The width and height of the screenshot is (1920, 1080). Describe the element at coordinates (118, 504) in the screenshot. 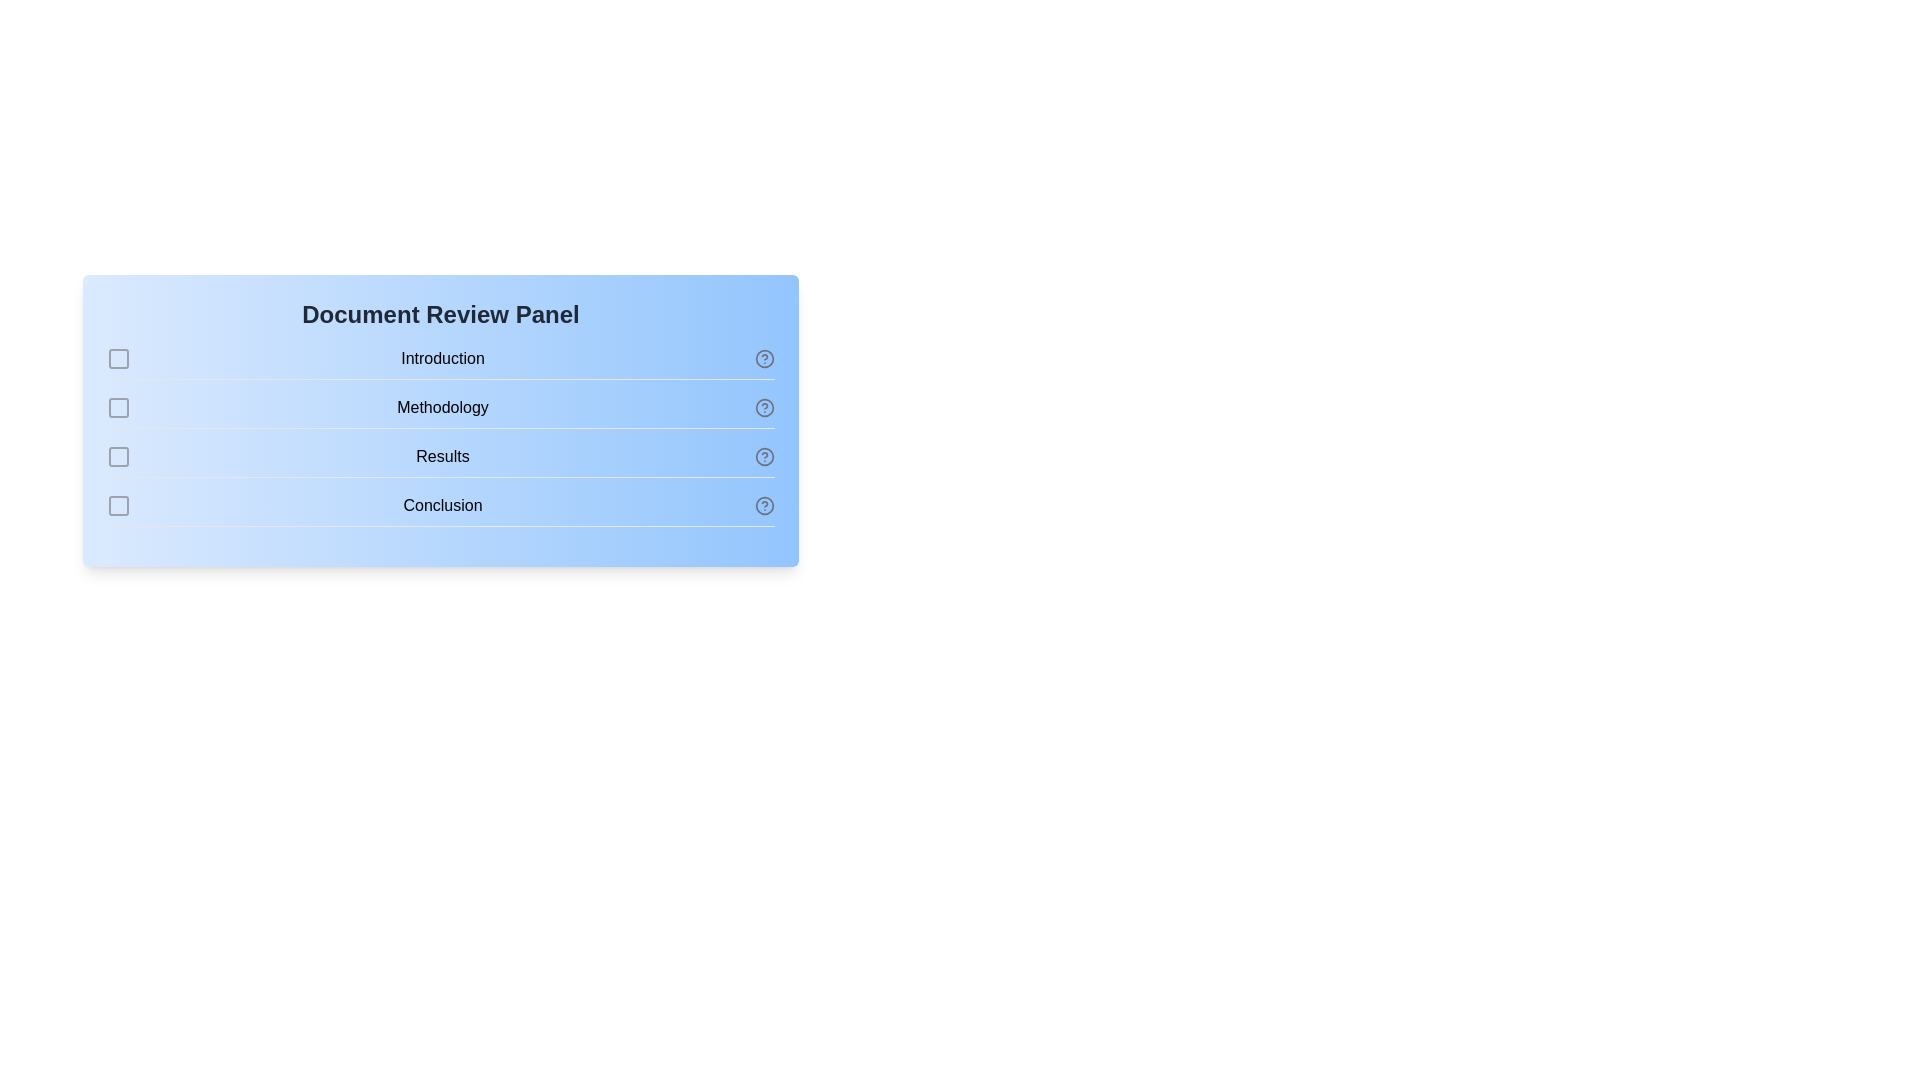

I see `the section Conclusion` at that location.